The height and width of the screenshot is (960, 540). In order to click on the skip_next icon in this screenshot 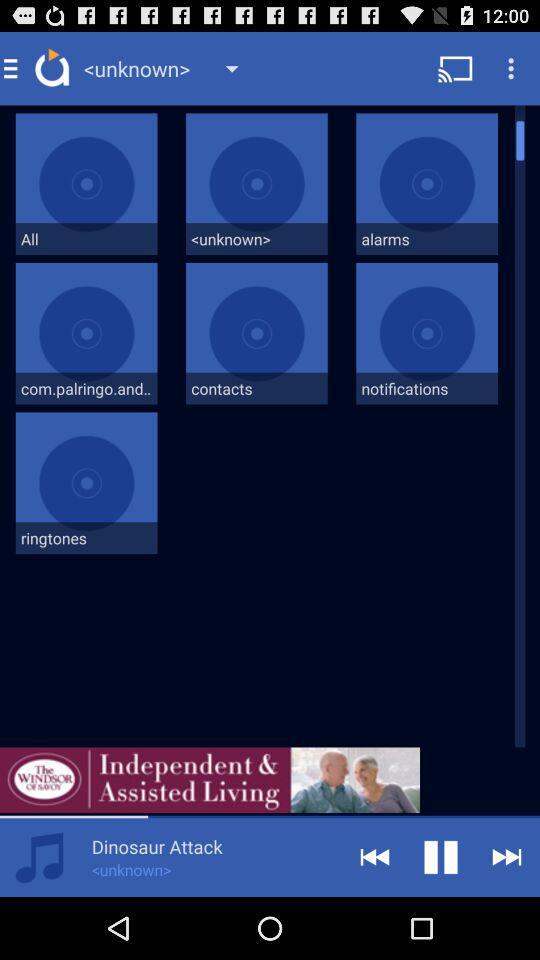, I will do `click(507, 917)`.